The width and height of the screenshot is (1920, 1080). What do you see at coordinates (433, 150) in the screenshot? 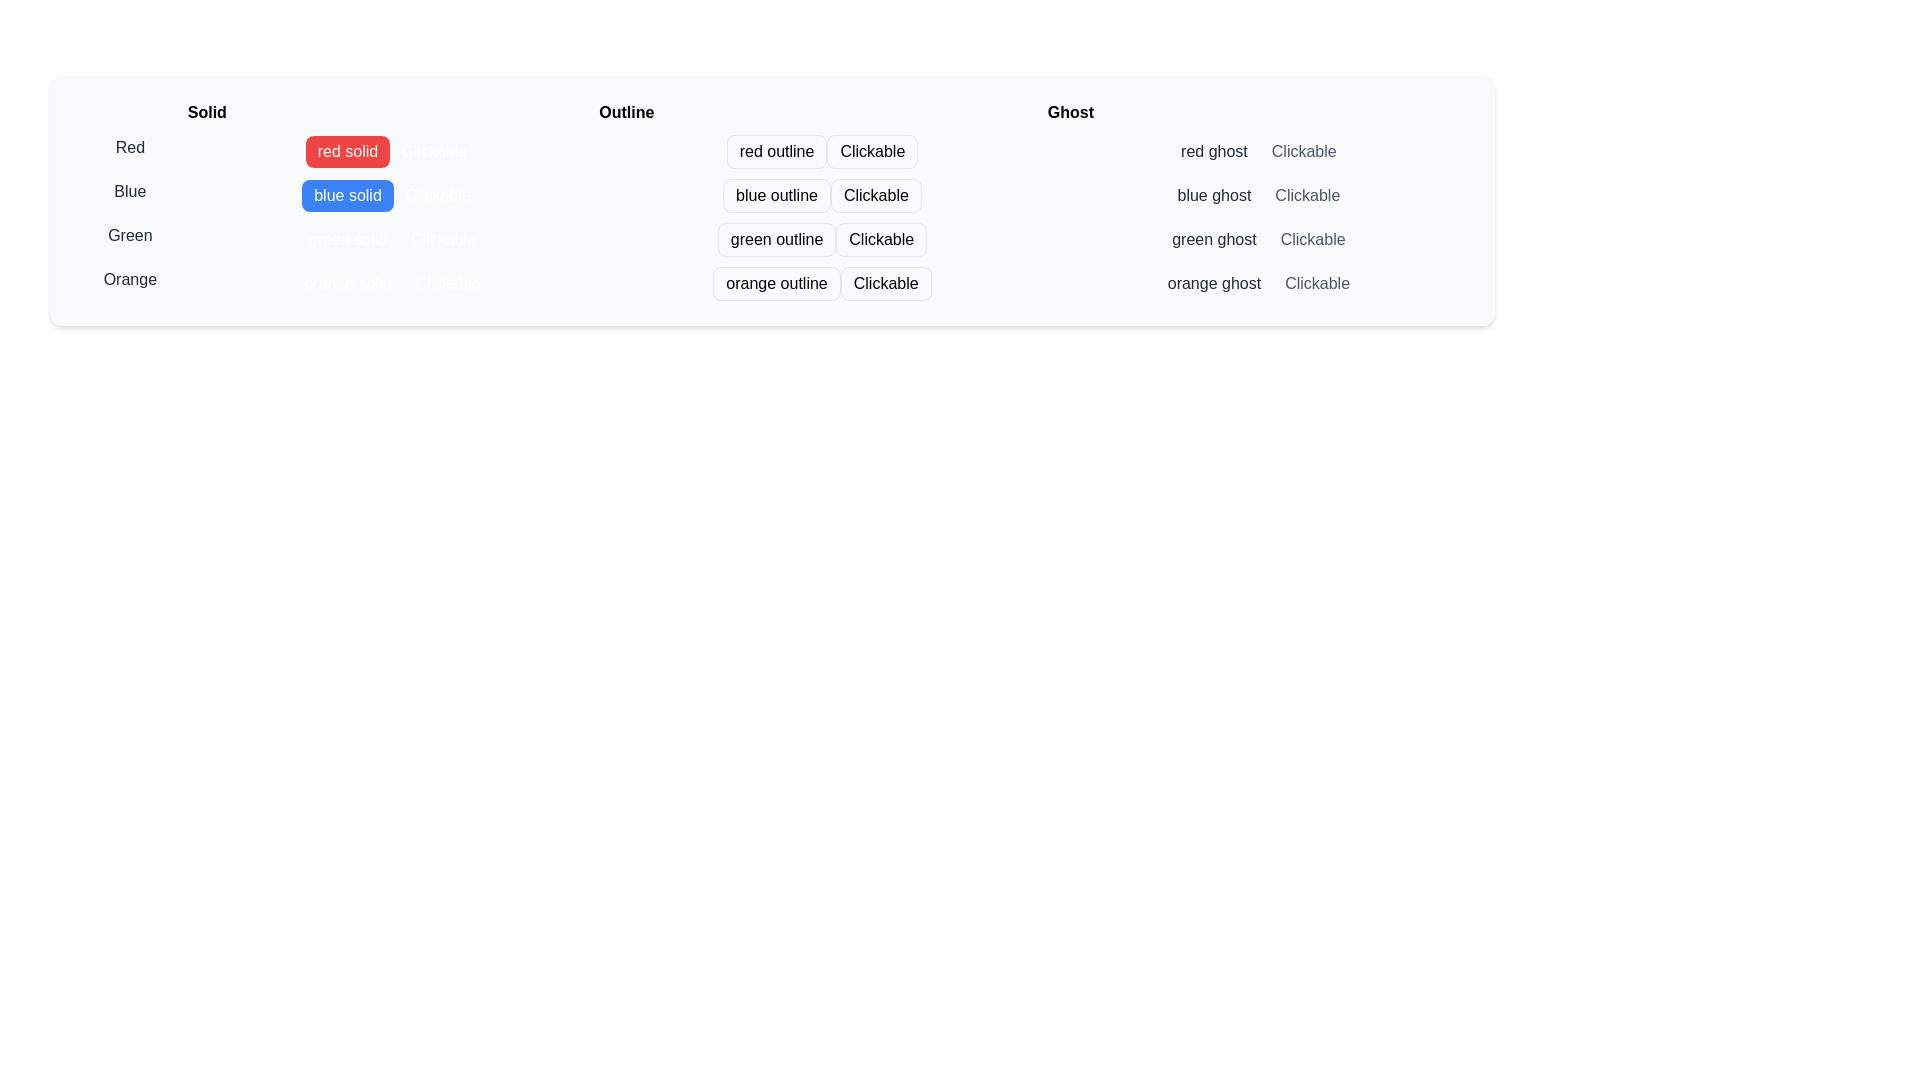
I see `the button labeled 'Clickable' located in the first row of the 'Solid' column, positioned to the right of the 'red solid' button` at bounding box center [433, 150].